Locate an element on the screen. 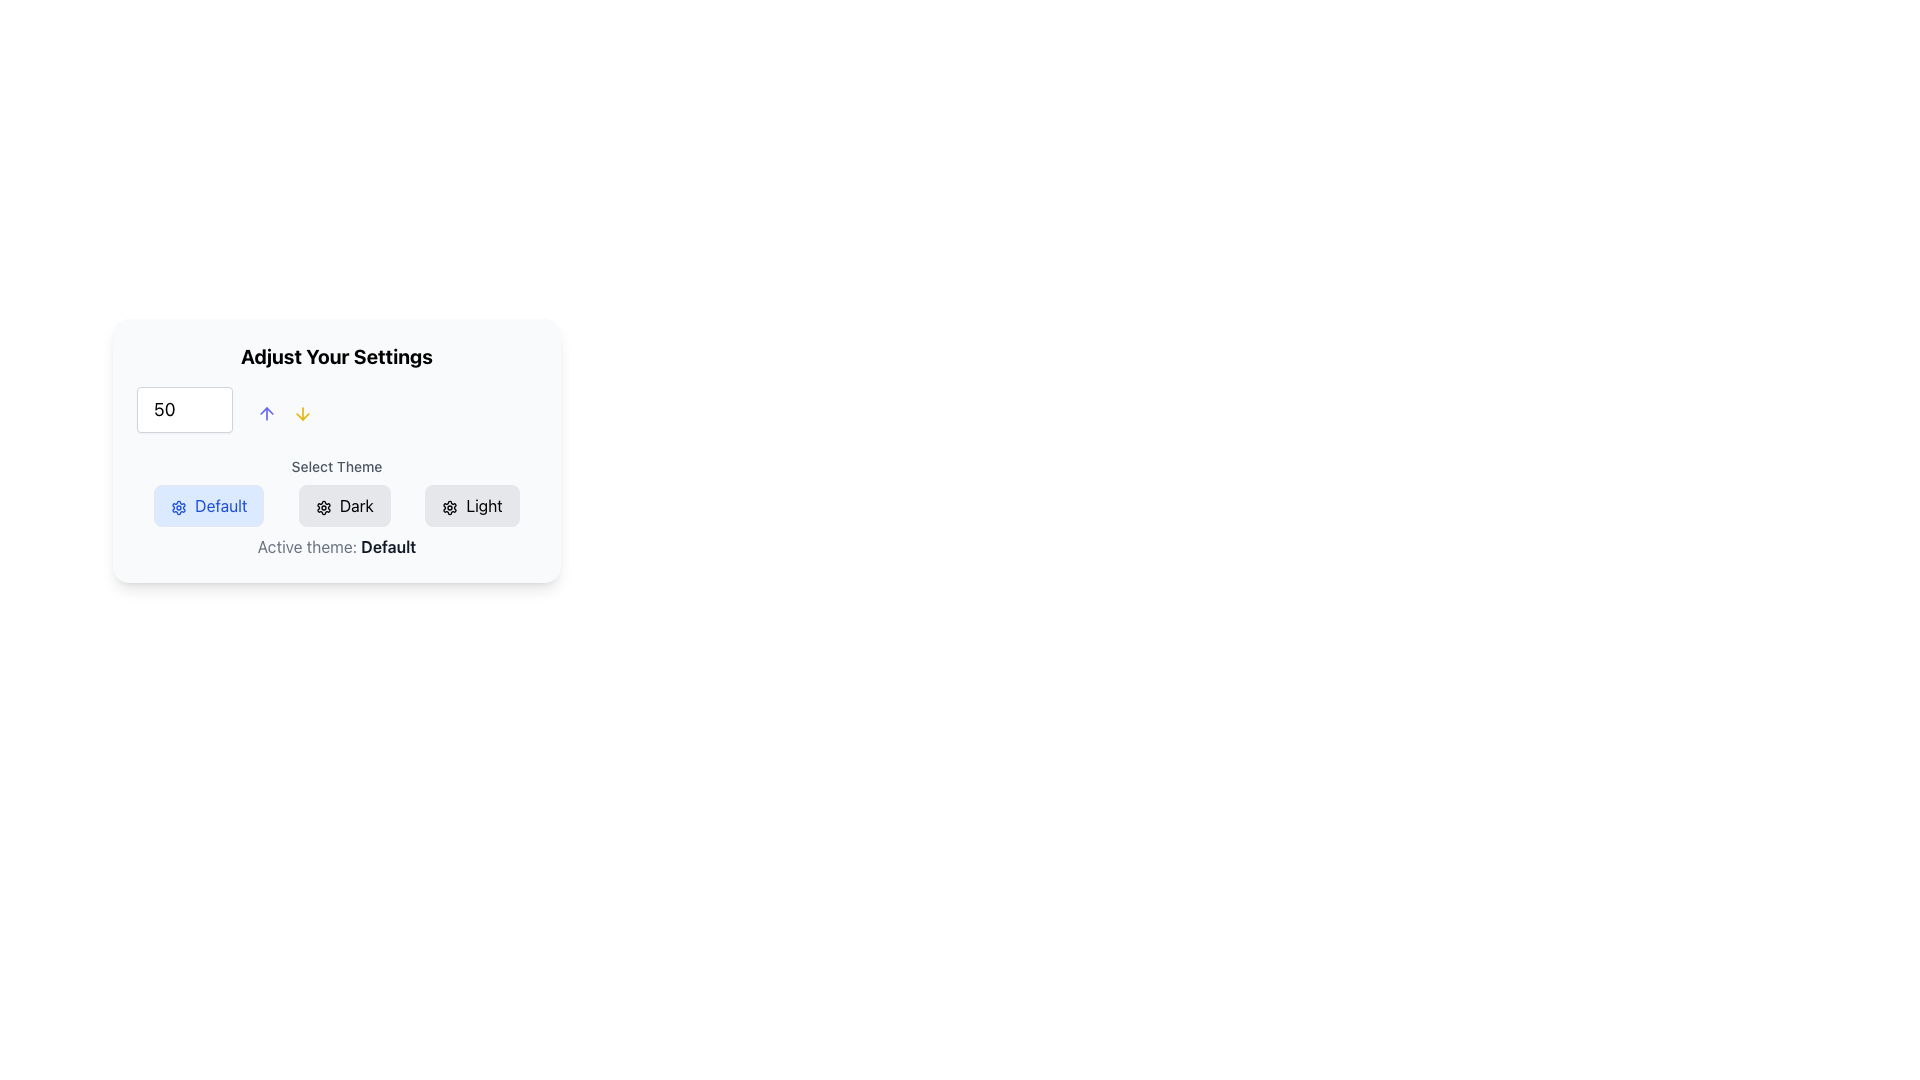 The image size is (1920, 1080). the settings icon located in the central area of the application interface, positioned to the left of the 'Default' theme button within the 'Select Theme' section is located at coordinates (323, 506).